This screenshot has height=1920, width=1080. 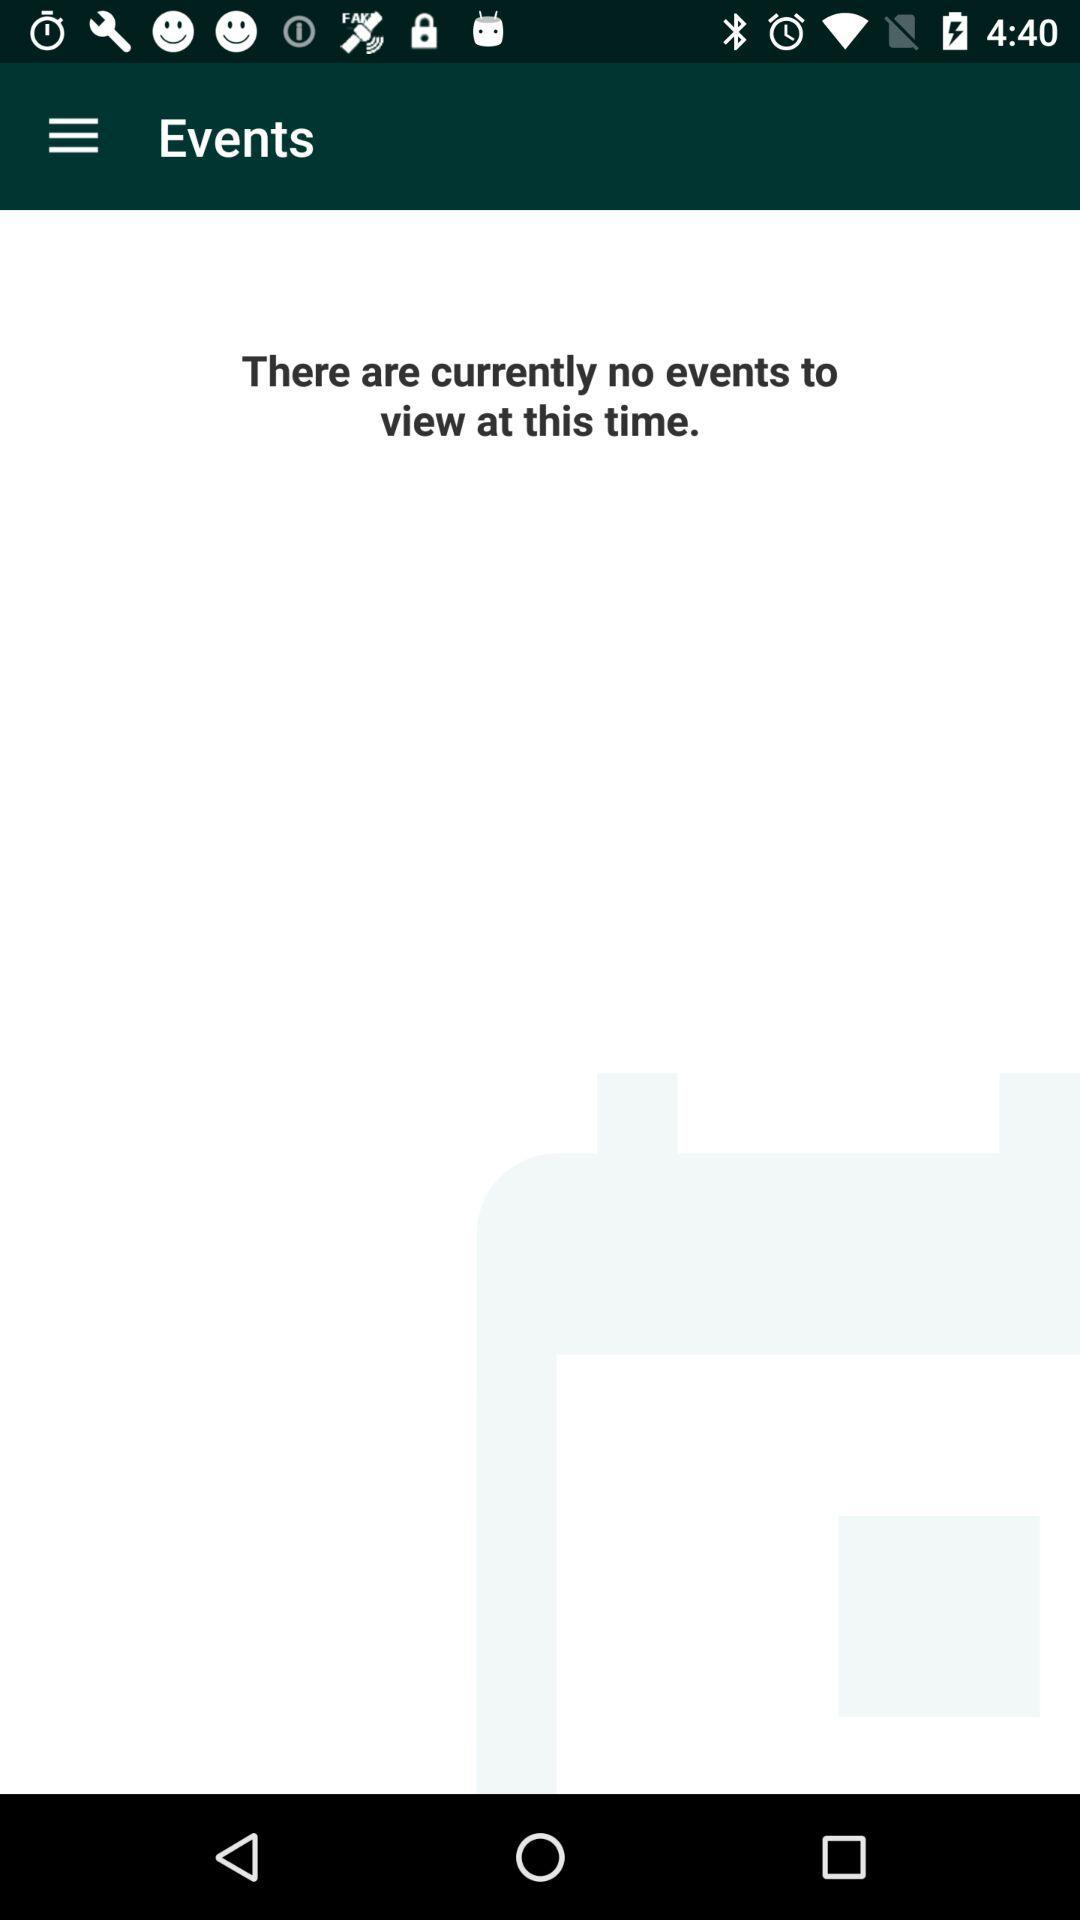 I want to click on the icon next to the events, so click(x=72, y=135).